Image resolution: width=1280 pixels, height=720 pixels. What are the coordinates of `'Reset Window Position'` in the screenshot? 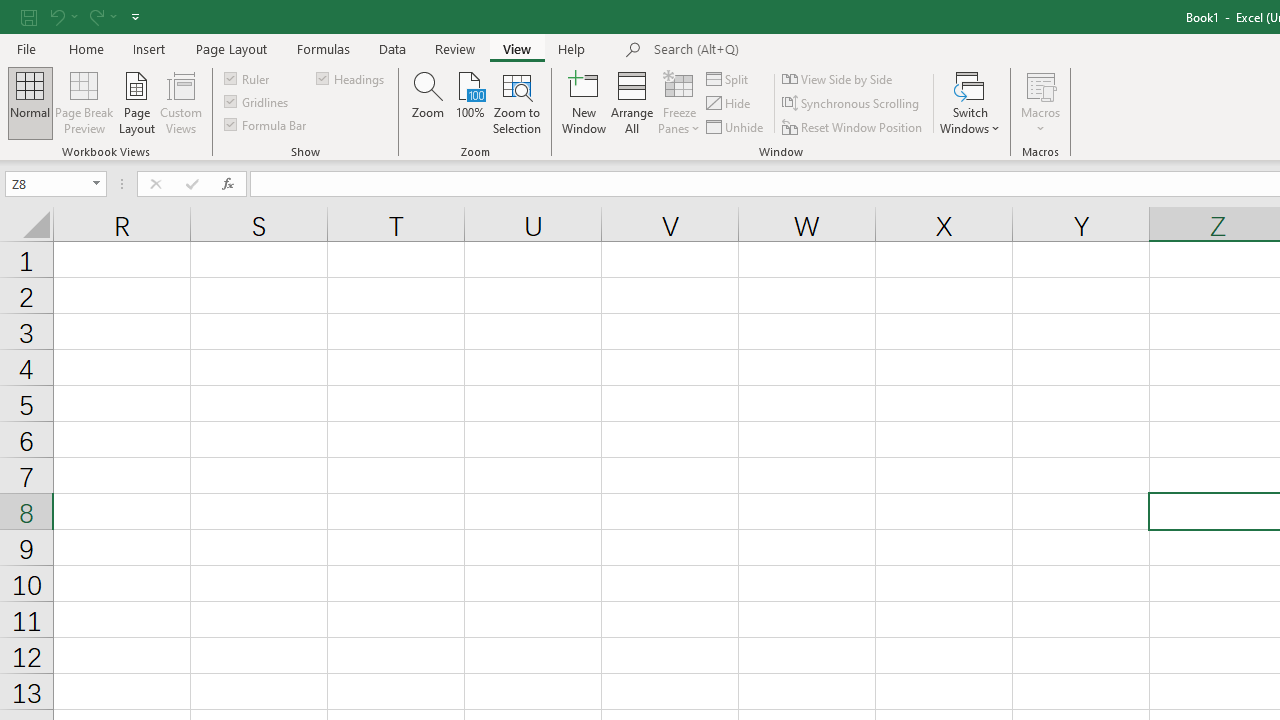 It's located at (854, 127).